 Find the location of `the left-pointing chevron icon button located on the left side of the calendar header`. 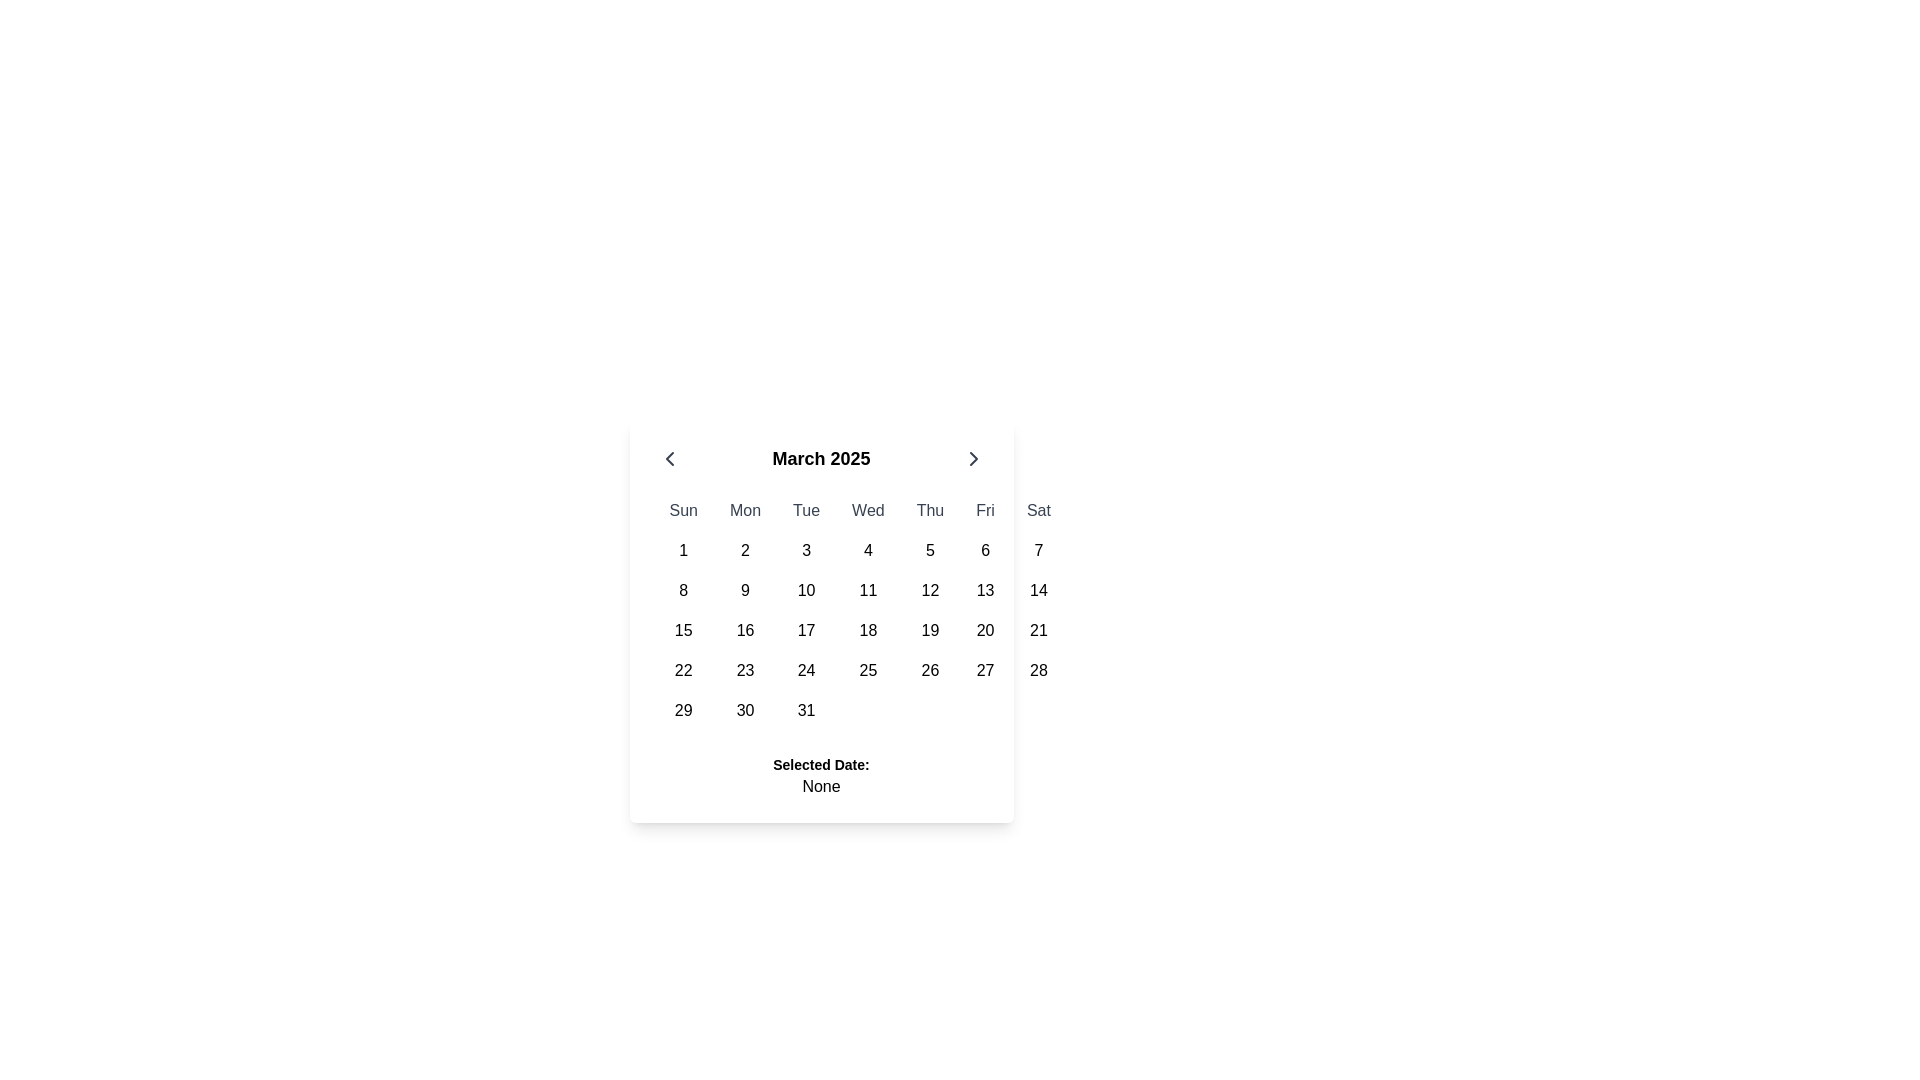

the left-pointing chevron icon button located on the left side of the calendar header is located at coordinates (669, 459).